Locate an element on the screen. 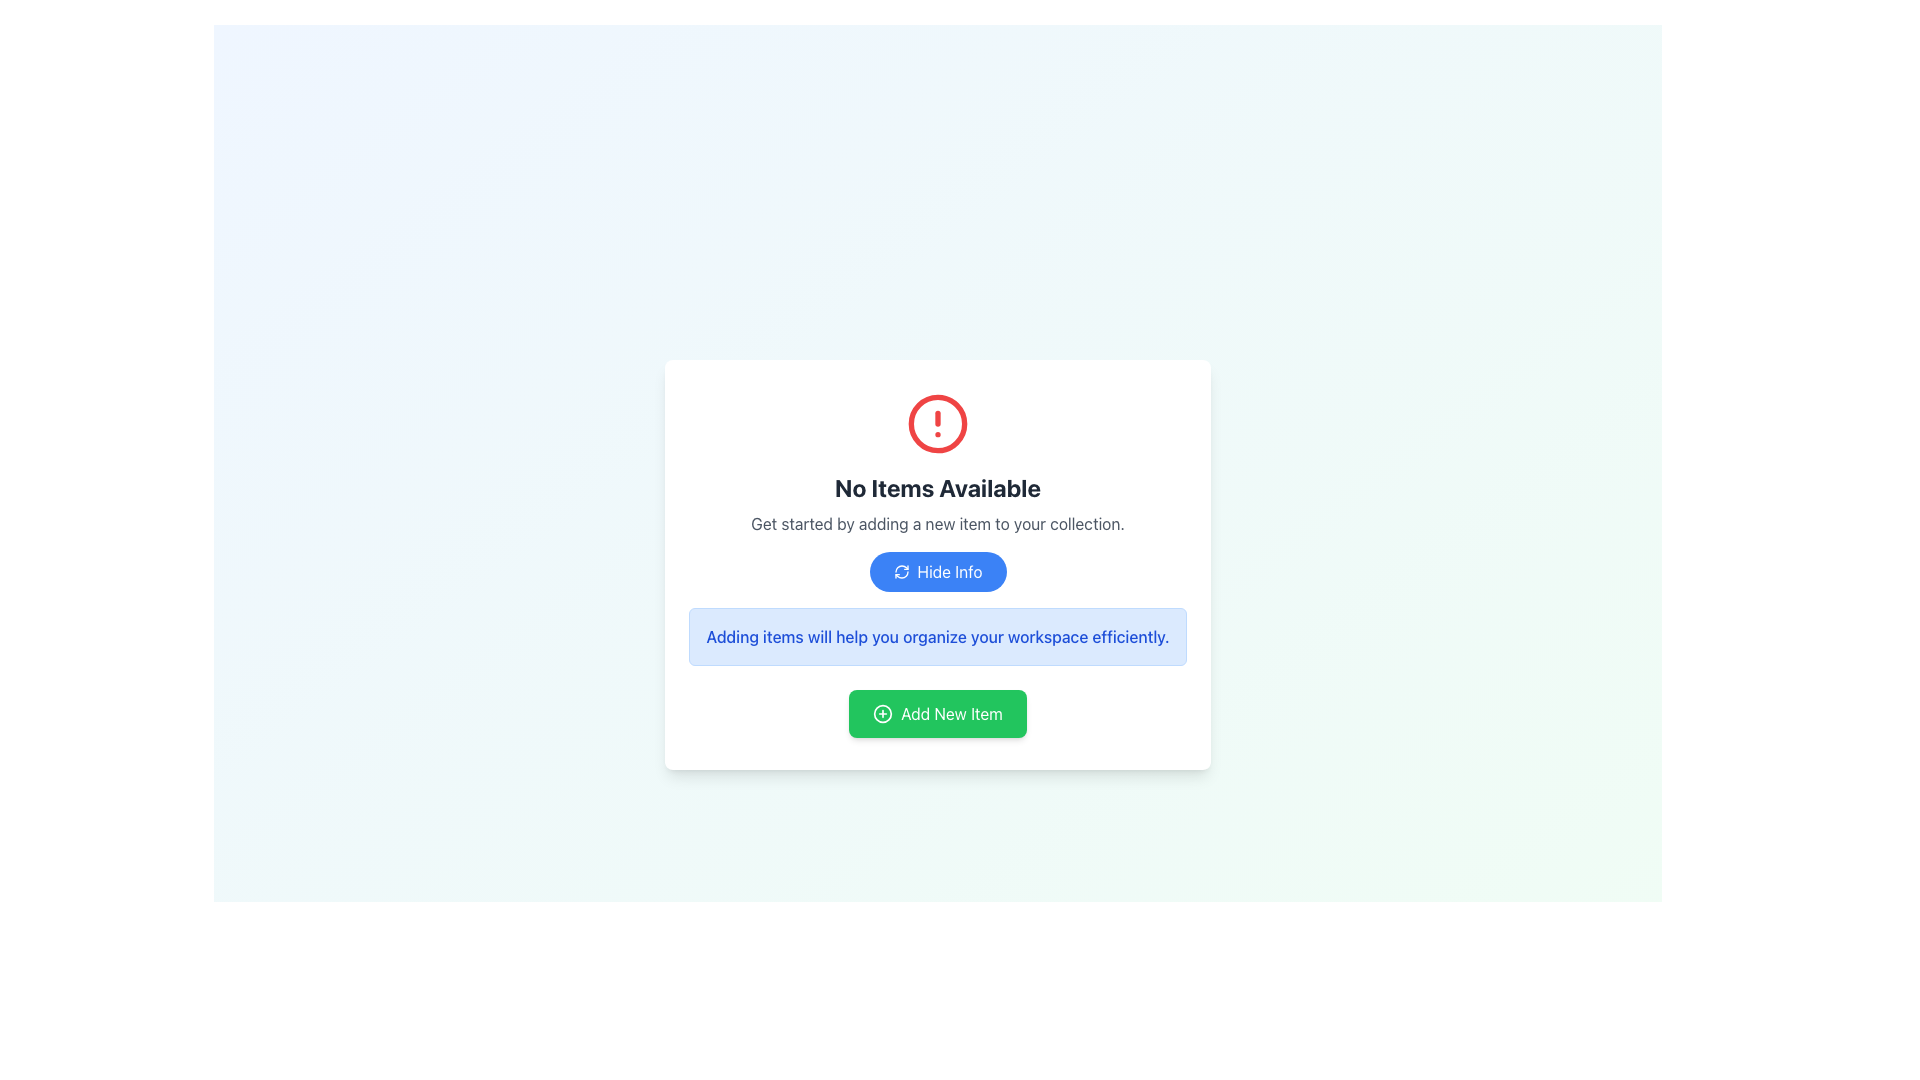  the text element that reads 'Adding items will help you organize your workspace efficiently.' which is centrally positioned within a light blue background and located between the 'Hide Info' button and 'Add New Item' button is located at coordinates (936, 636).